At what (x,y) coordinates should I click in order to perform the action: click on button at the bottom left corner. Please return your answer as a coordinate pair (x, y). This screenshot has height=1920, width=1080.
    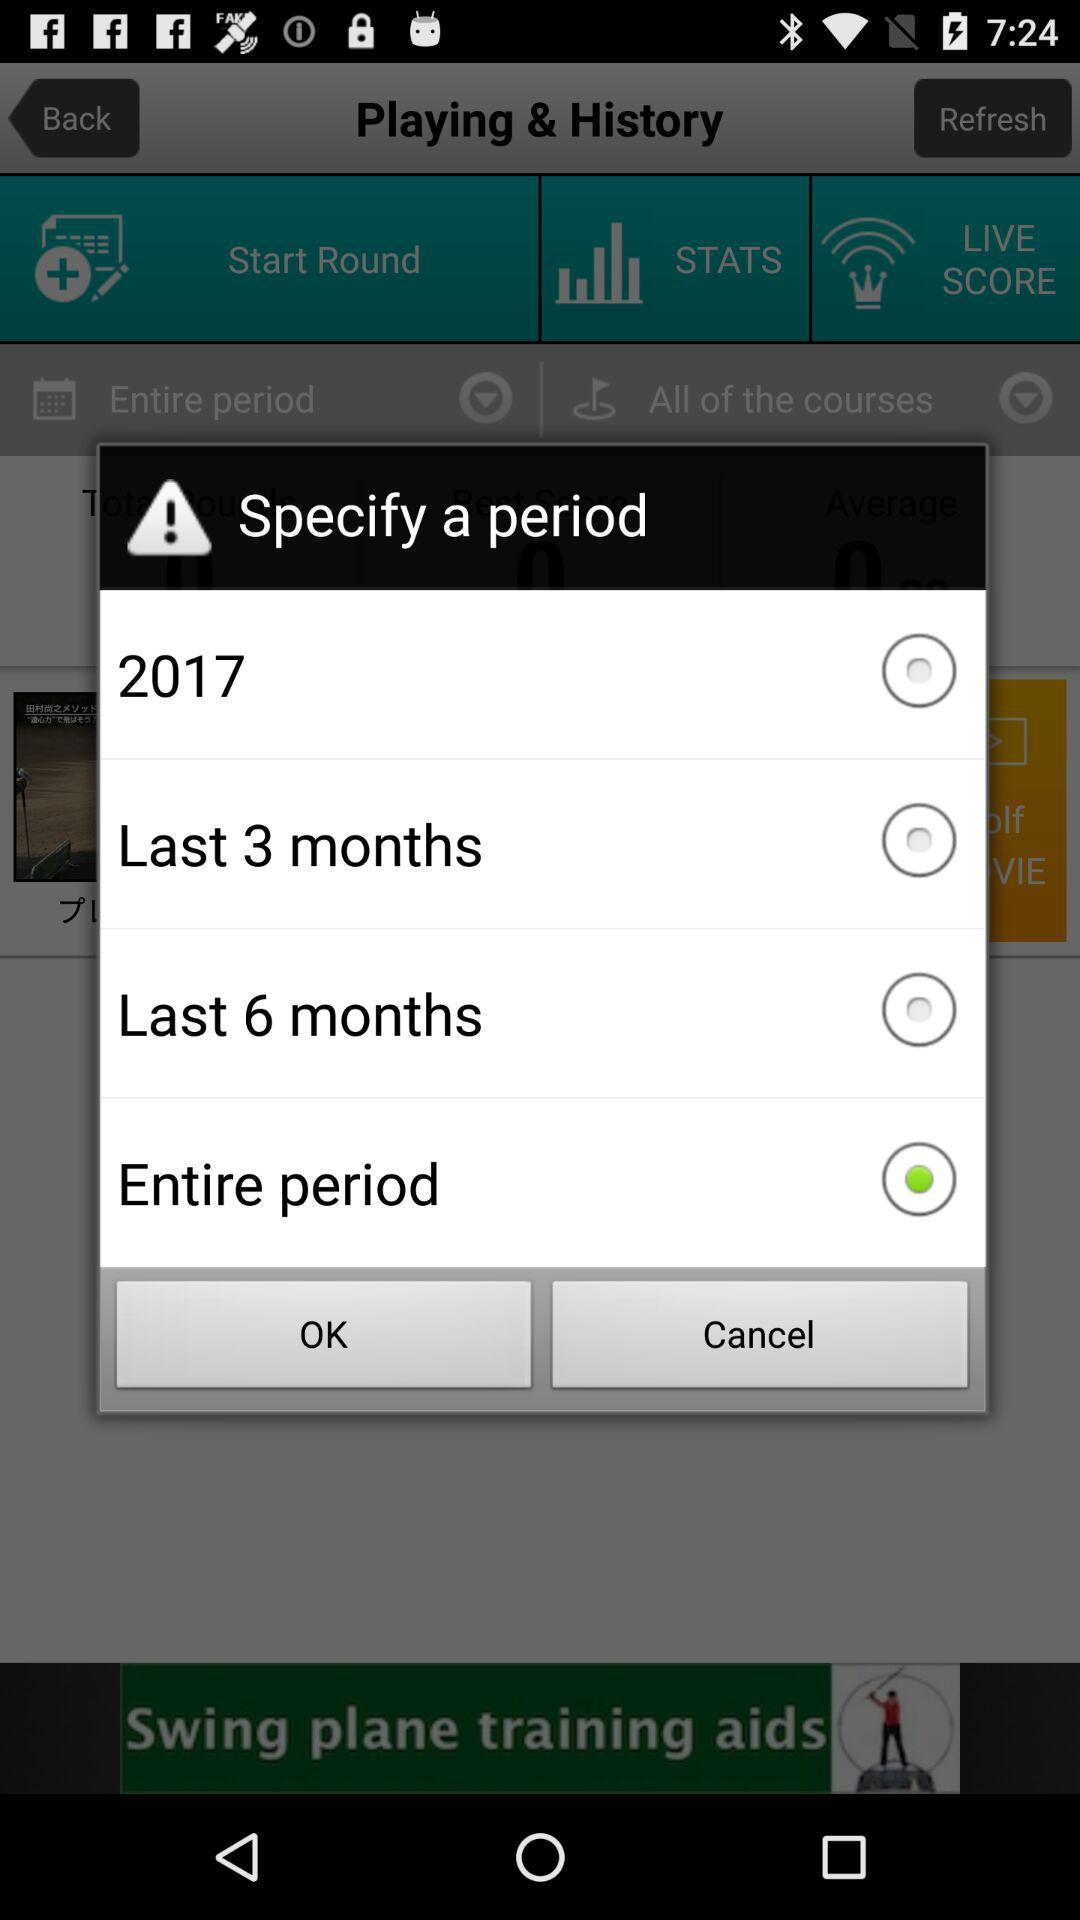
    Looking at the image, I should click on (323, 1340).